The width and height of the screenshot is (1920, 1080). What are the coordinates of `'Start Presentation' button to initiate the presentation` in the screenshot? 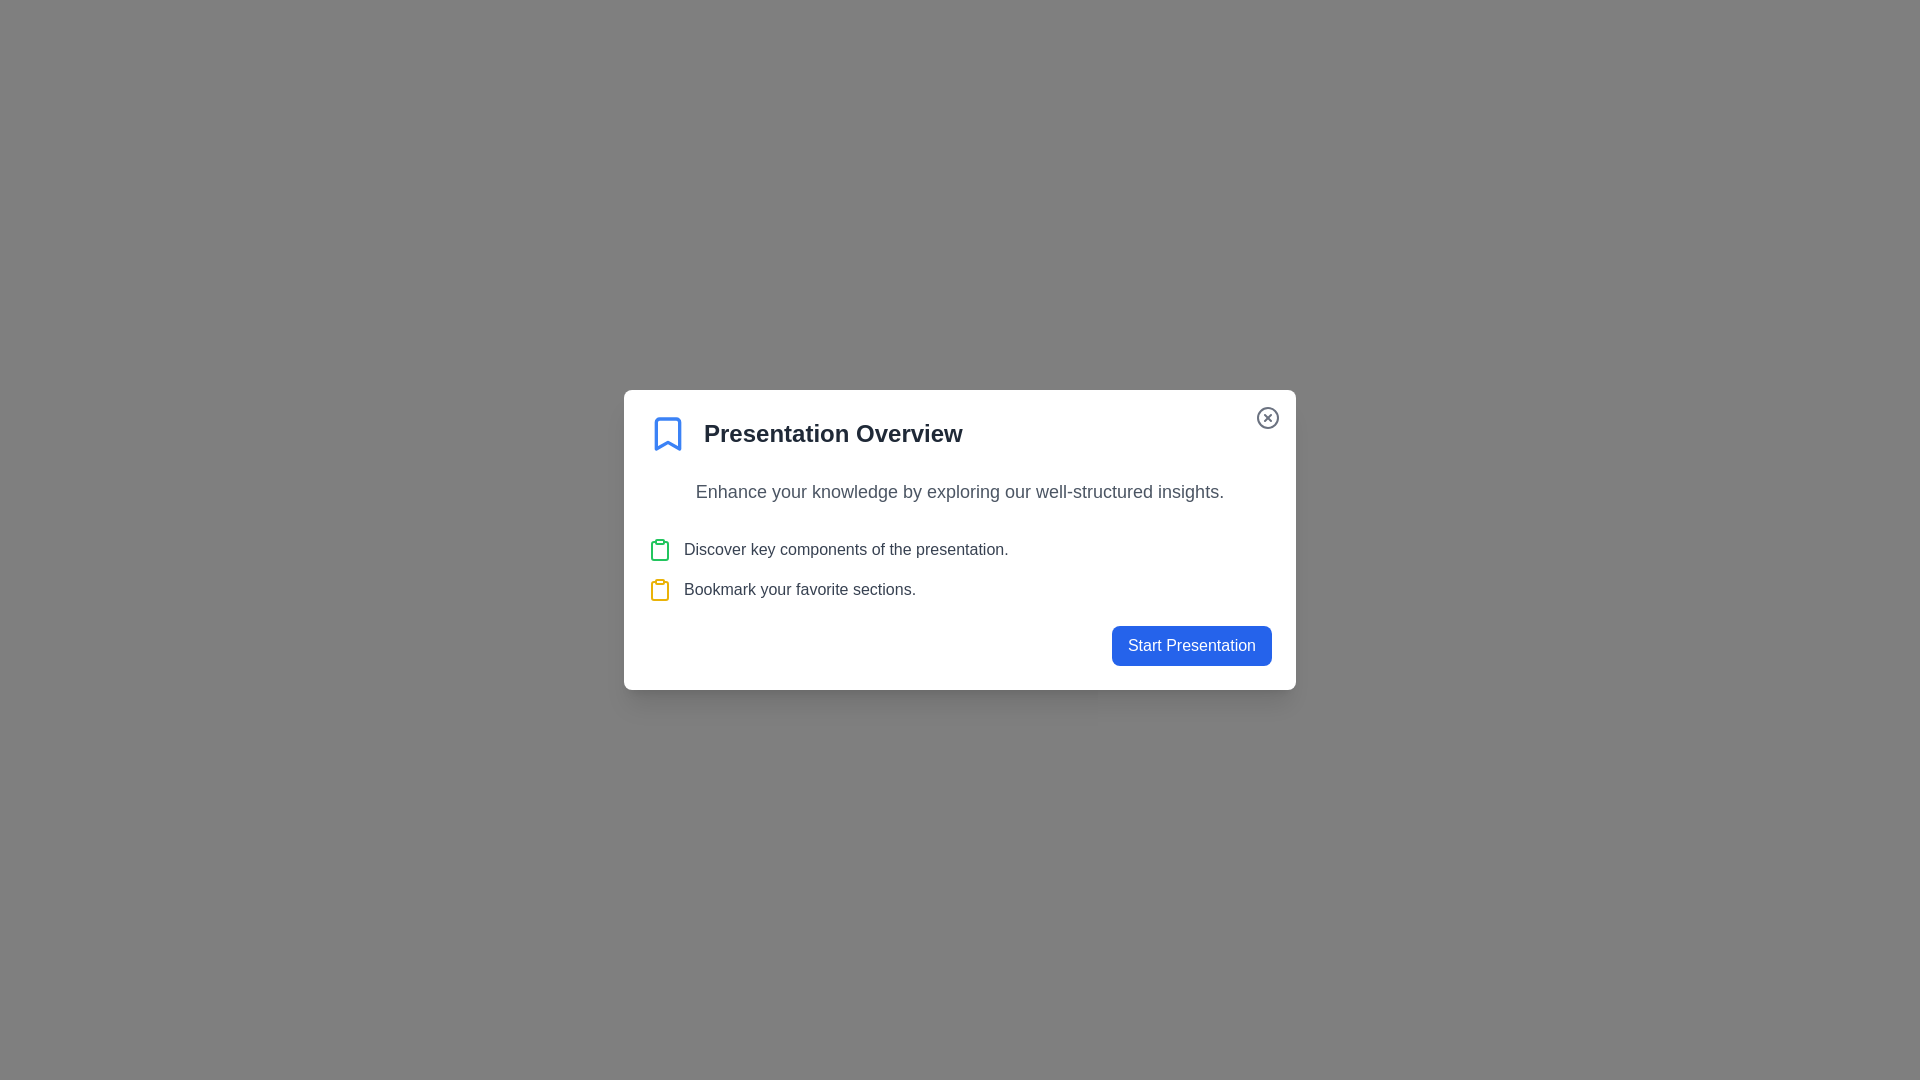 It's located at (1191, 645).